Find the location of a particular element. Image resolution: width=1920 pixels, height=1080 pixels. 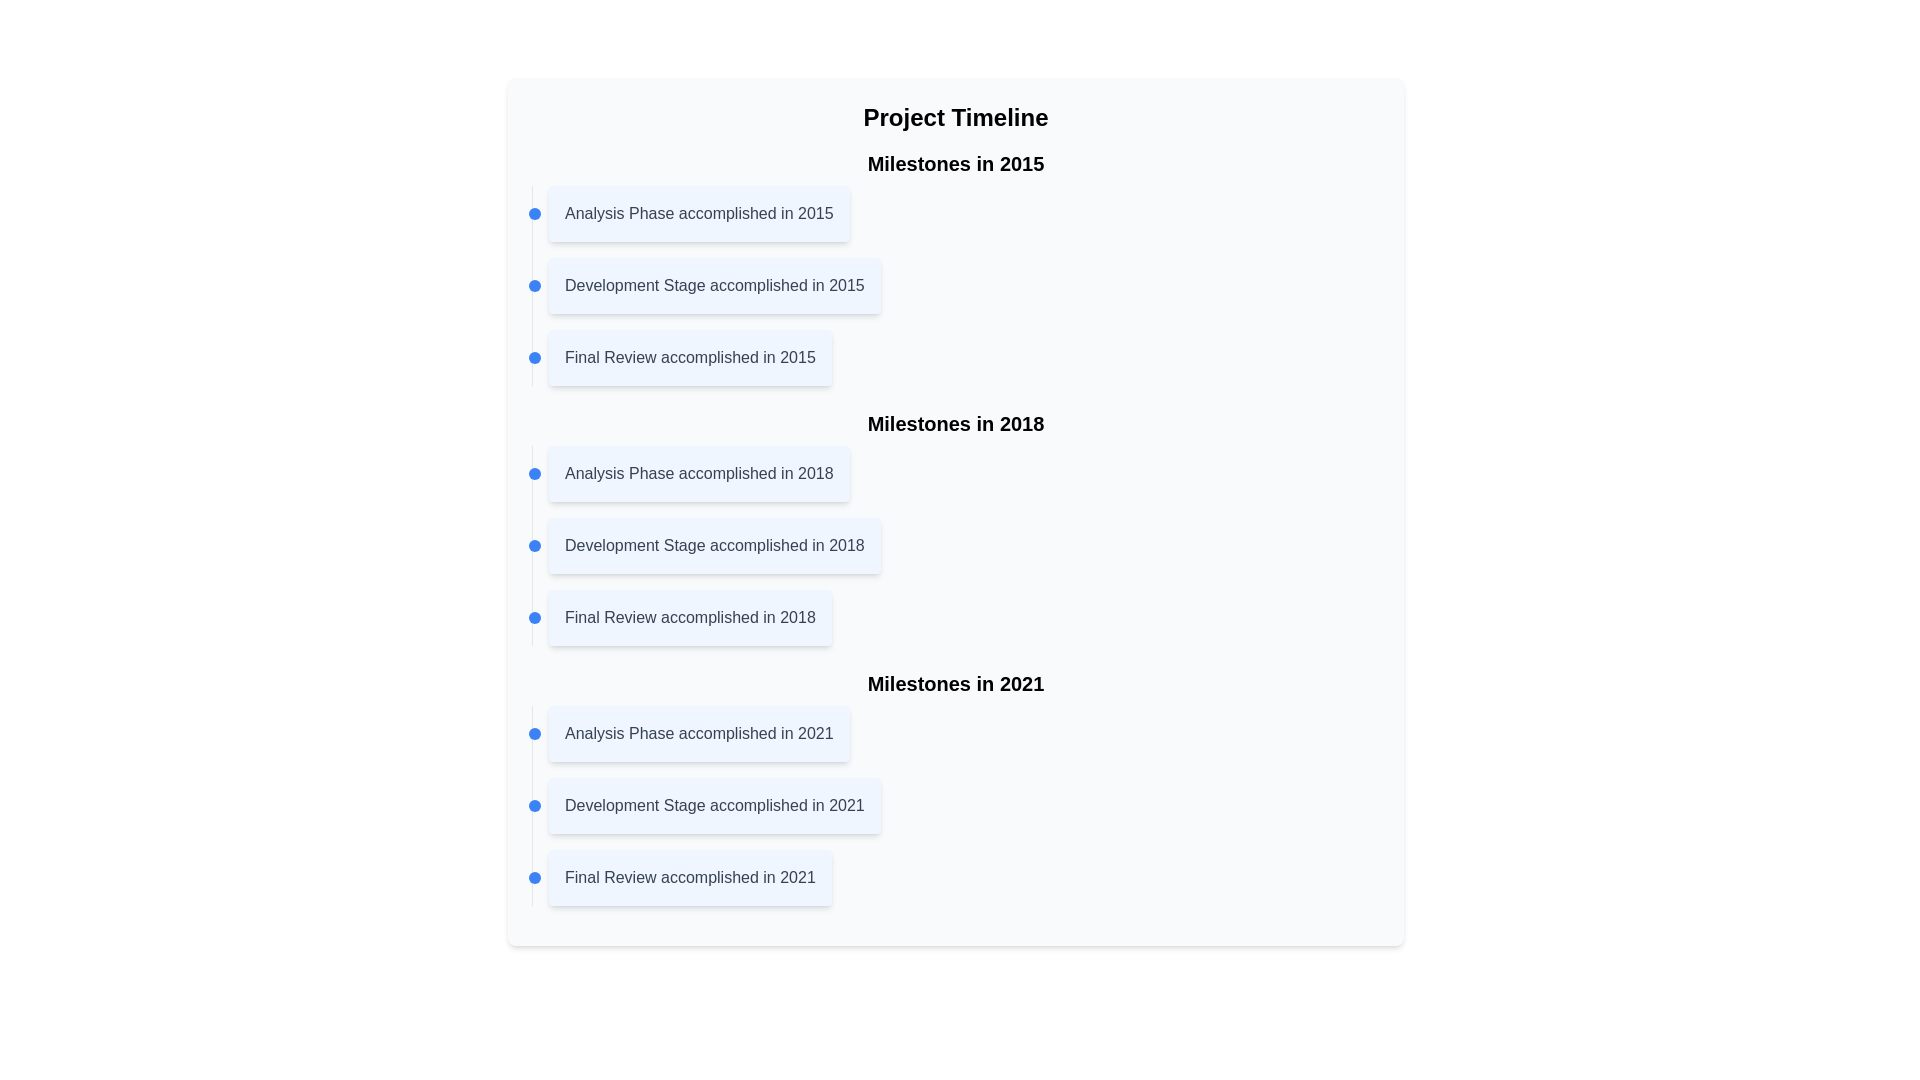

the graphical indicator (dot/marker) that visually indicates the milestone 'Analysis Phase accomplished in 2018' in the timeline section is located at coordinates (534, 474).